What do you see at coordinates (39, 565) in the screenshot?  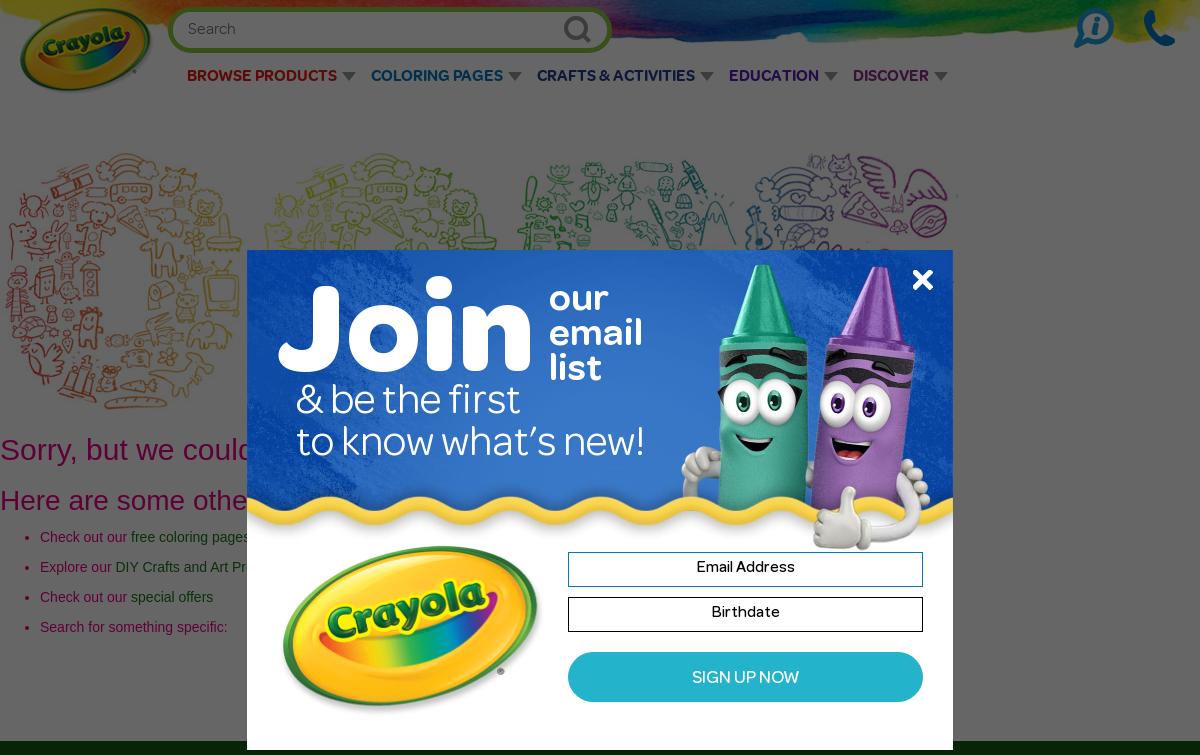 I see `'Explore our'` at bounding box center [39, 565].